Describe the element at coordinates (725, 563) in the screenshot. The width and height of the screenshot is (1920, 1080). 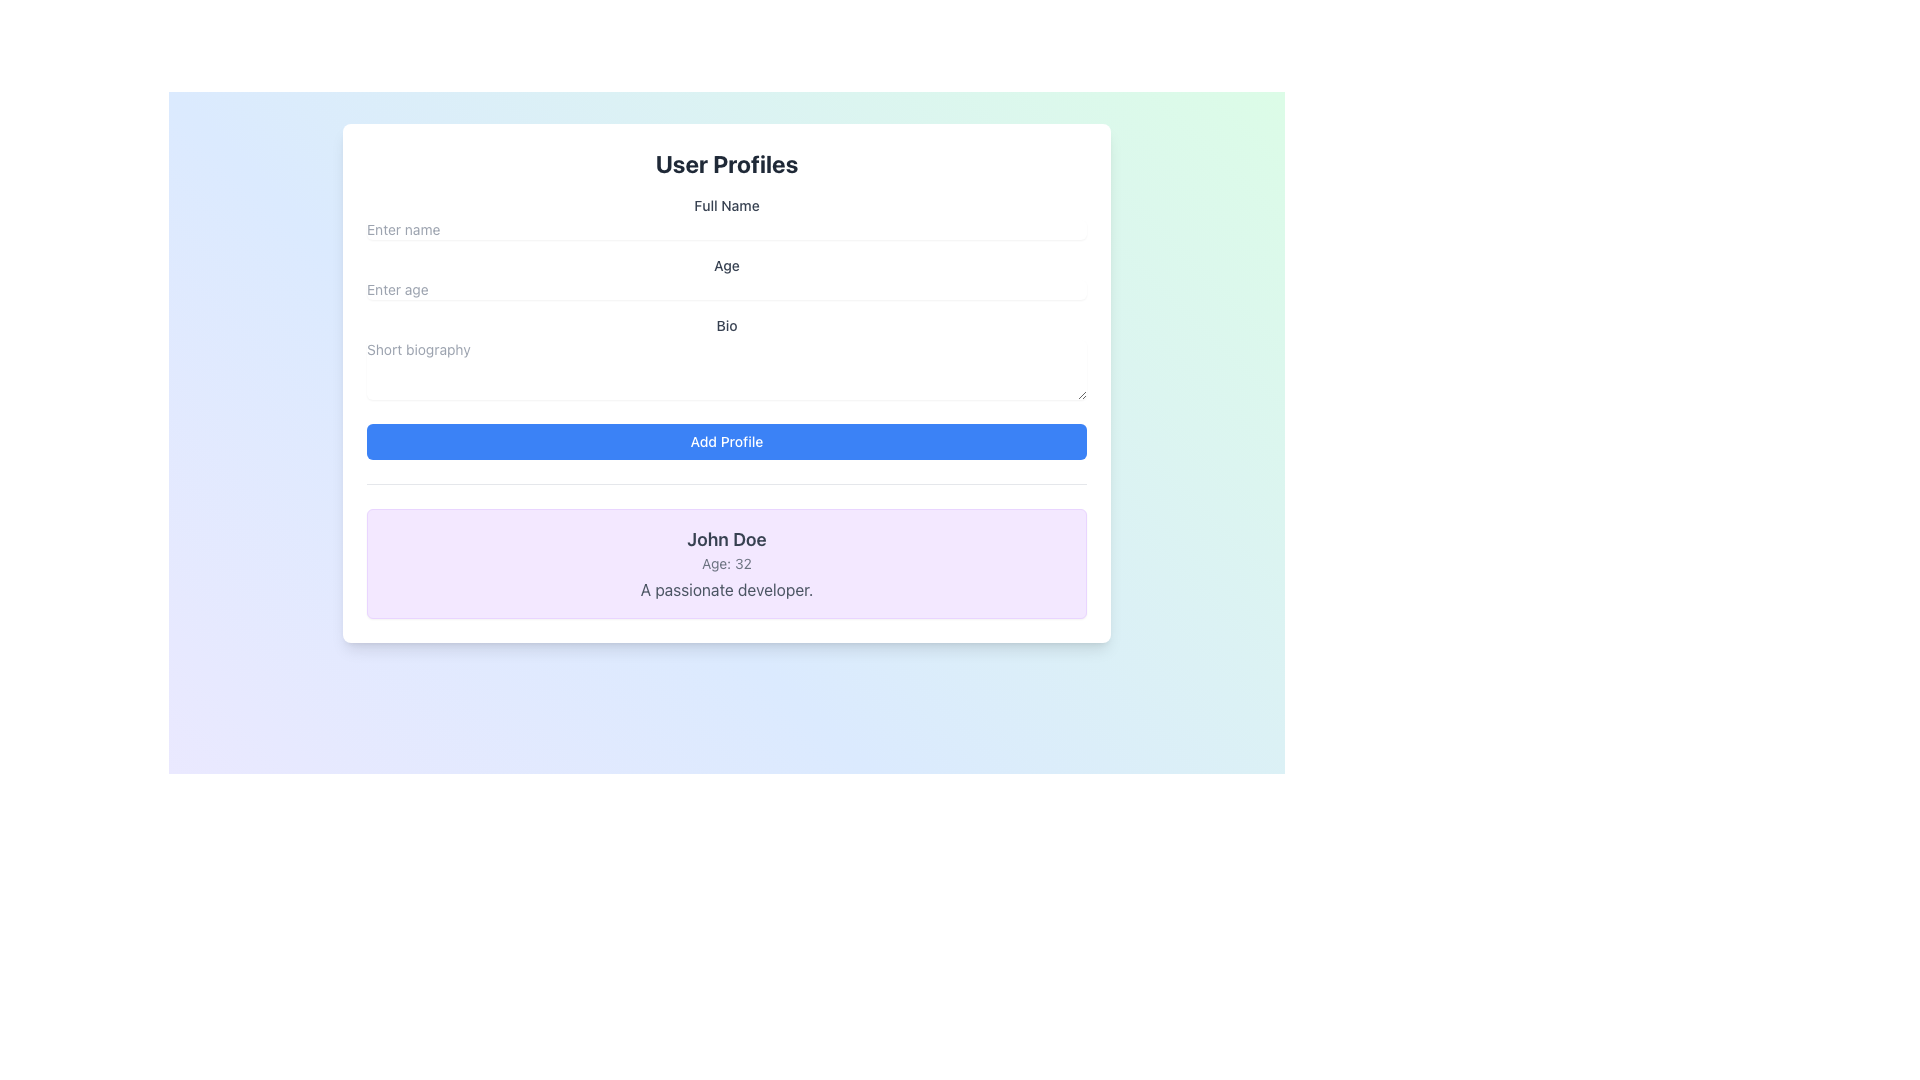
I see `the static text label displaying 'Age: 32', which is styled in a smaller, lighter font and is positioned beneath 'John Doe' and above 'A passionate developer.'` at that location.